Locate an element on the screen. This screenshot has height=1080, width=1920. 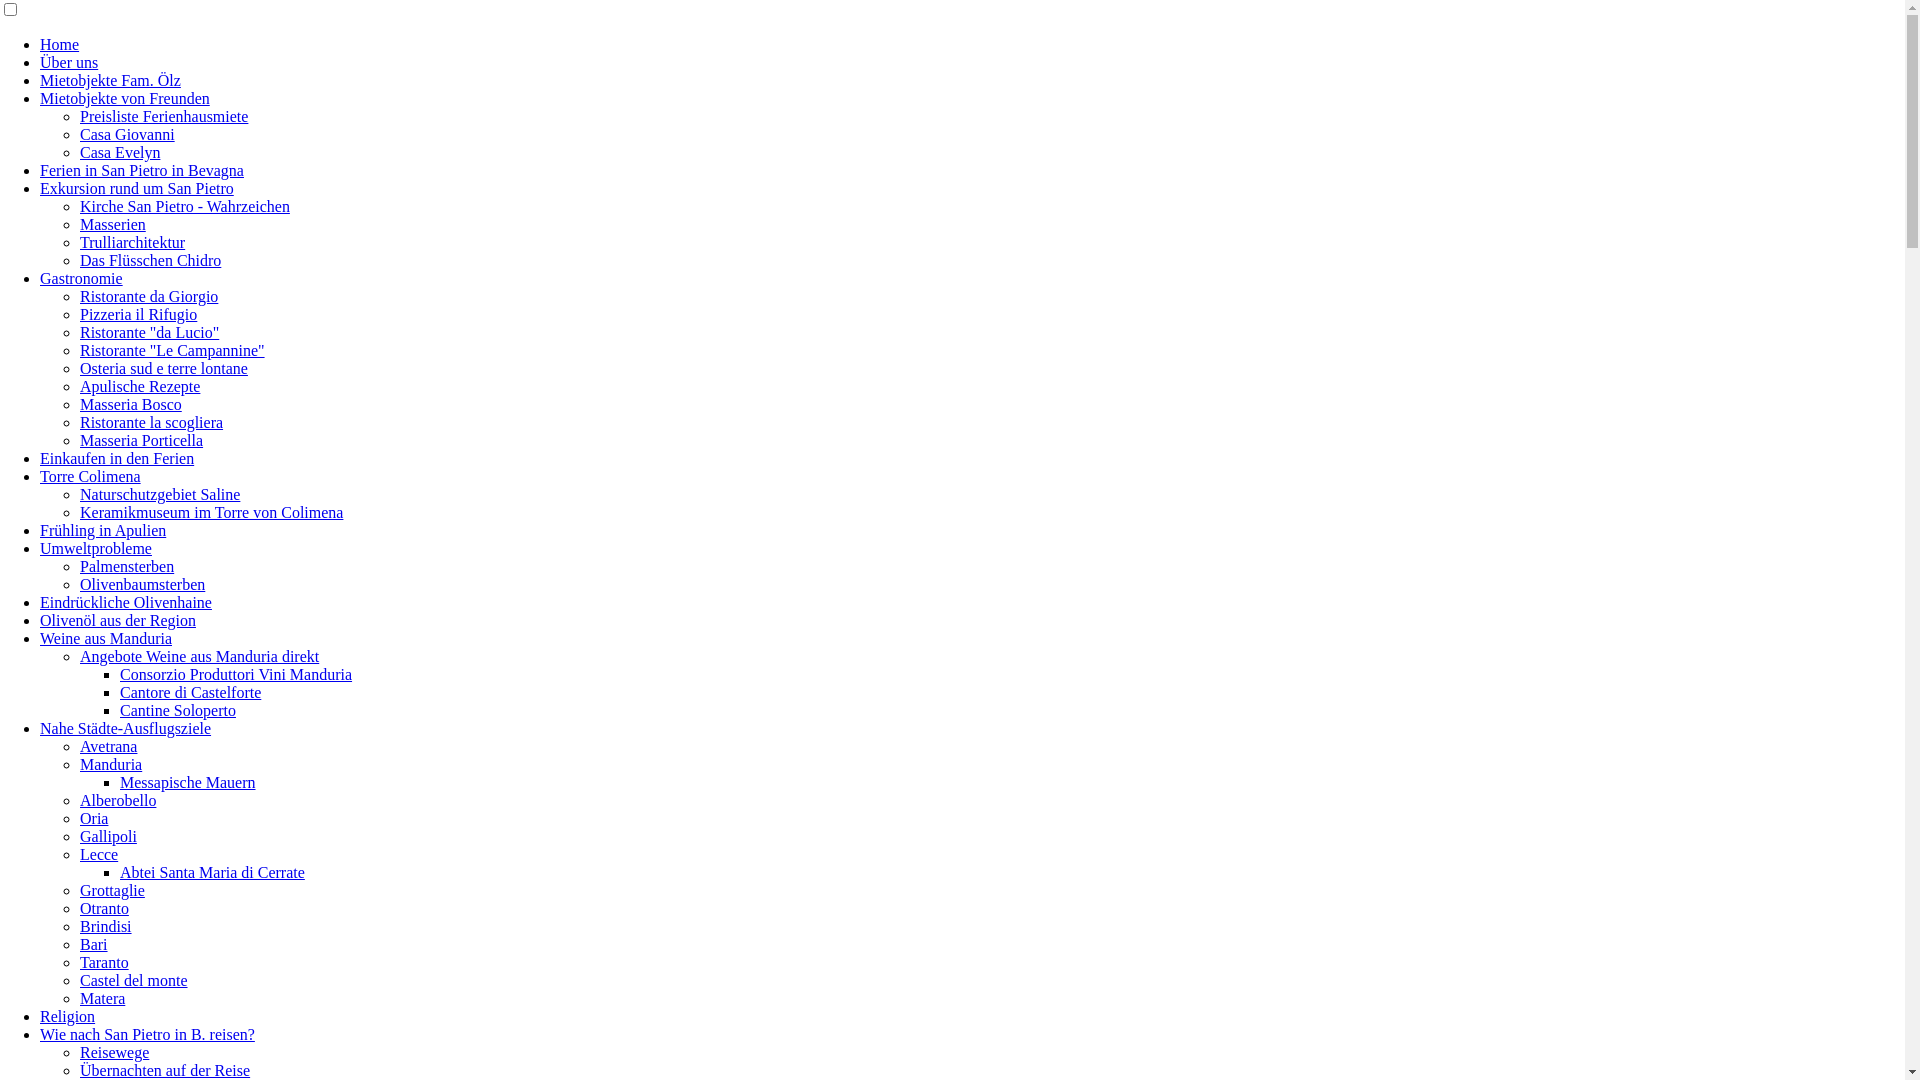
'Ferien in San Pietro in Bevagna' is located at coordinates (39, 169).